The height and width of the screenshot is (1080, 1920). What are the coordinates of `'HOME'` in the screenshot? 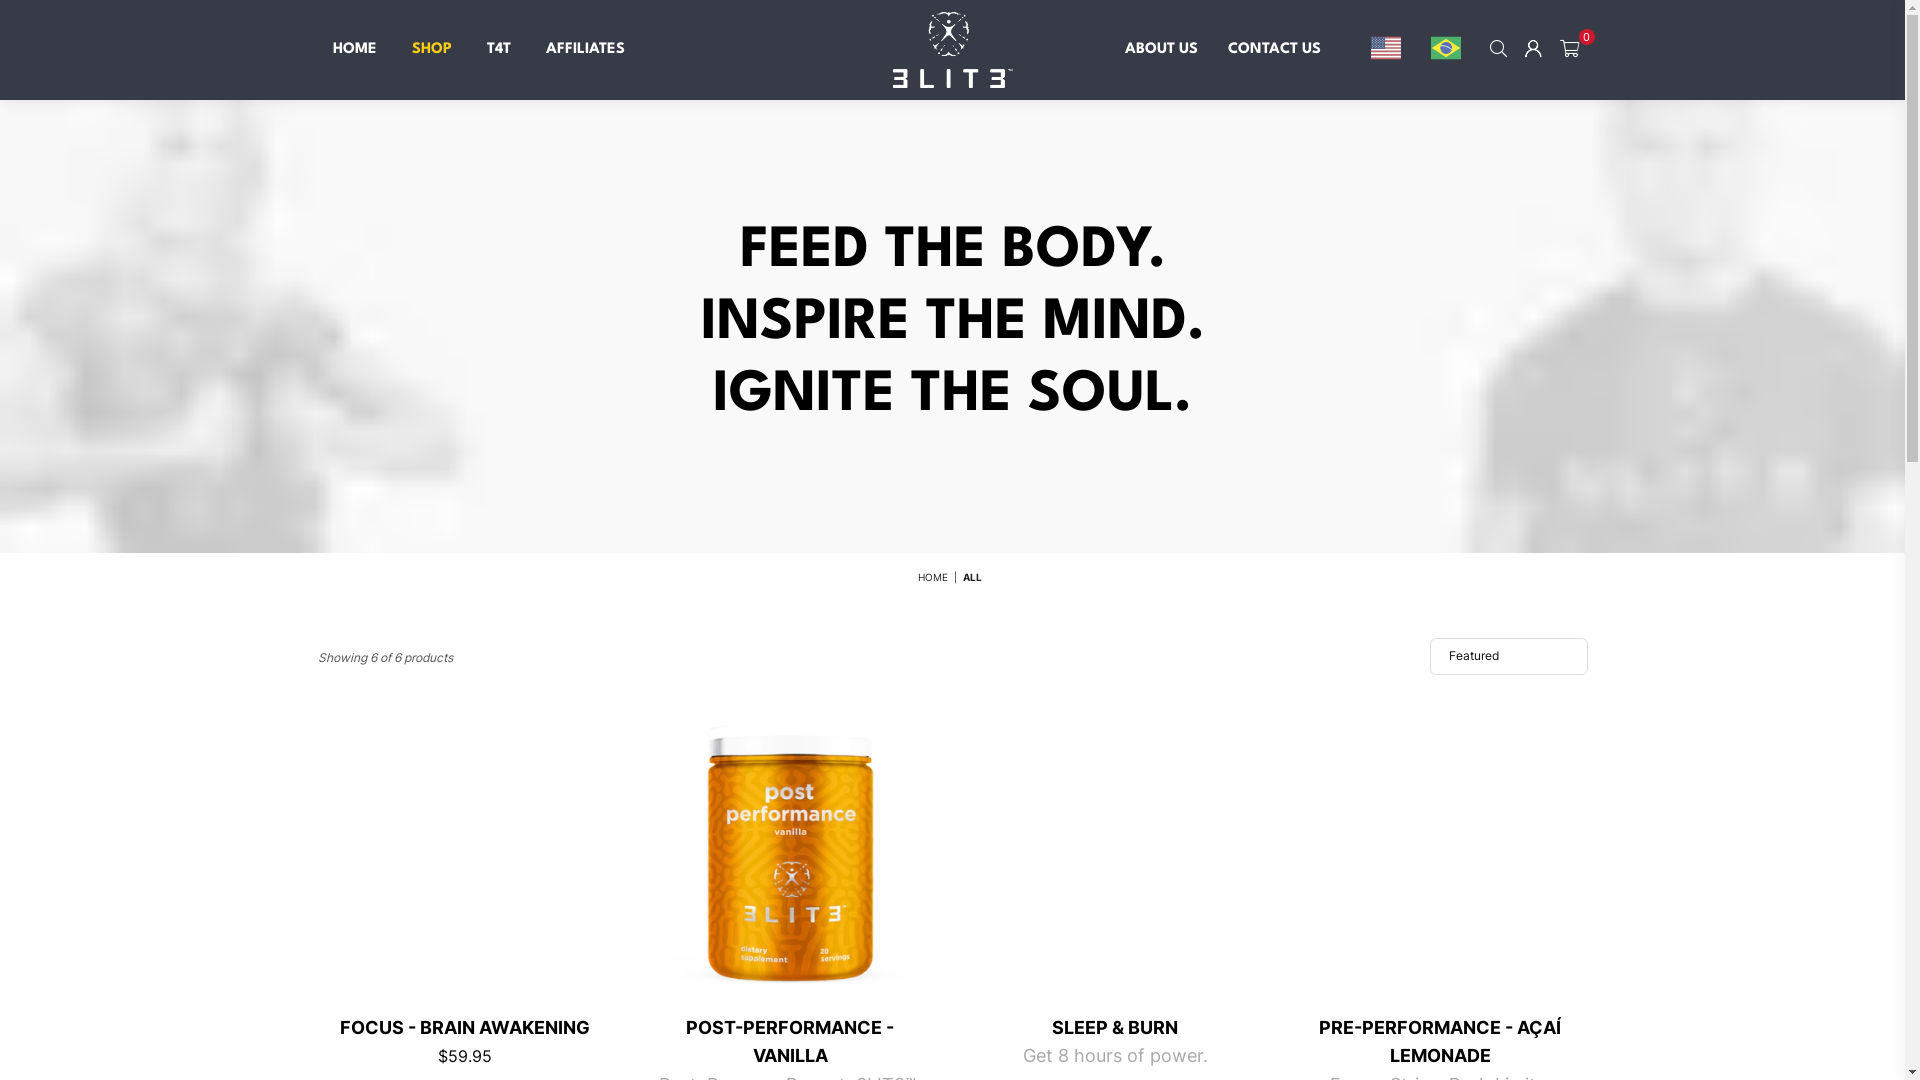 It's located at (355, 49).